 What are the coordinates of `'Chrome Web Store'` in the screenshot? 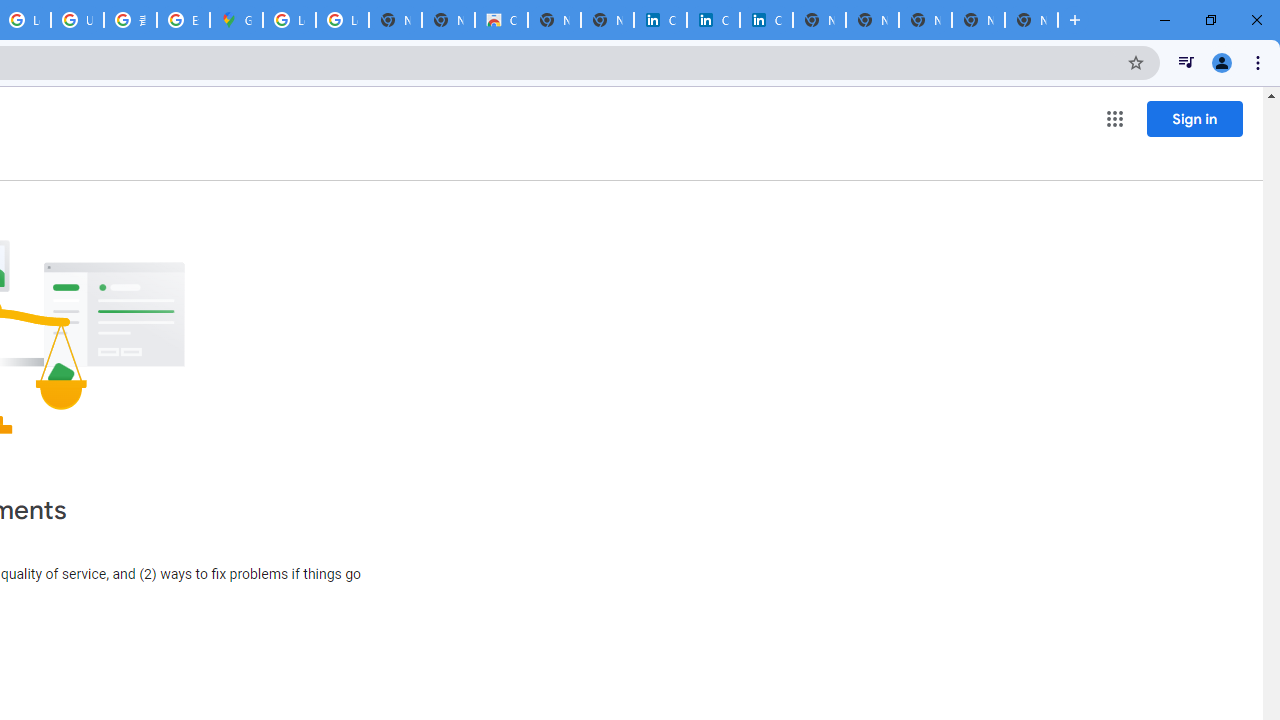 It's located at (501, 20).